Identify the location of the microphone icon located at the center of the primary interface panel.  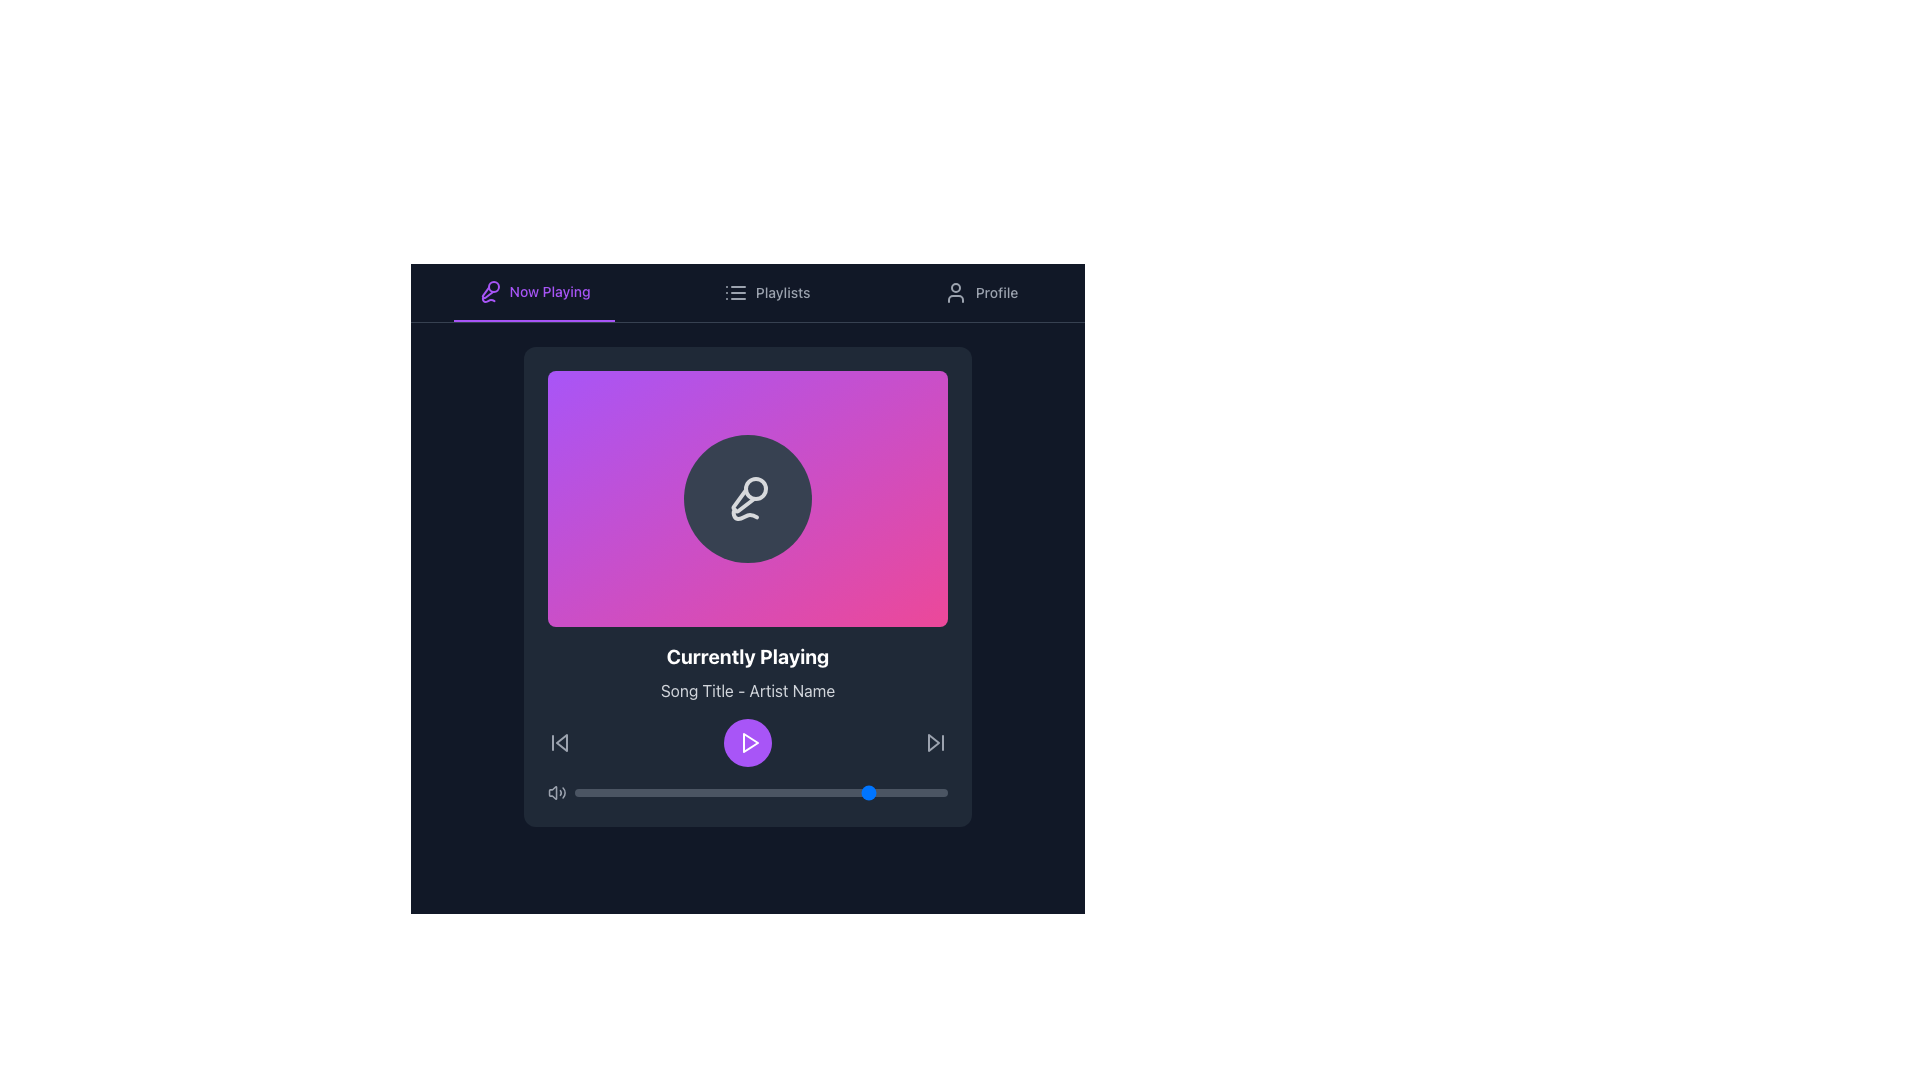
(747, 497).